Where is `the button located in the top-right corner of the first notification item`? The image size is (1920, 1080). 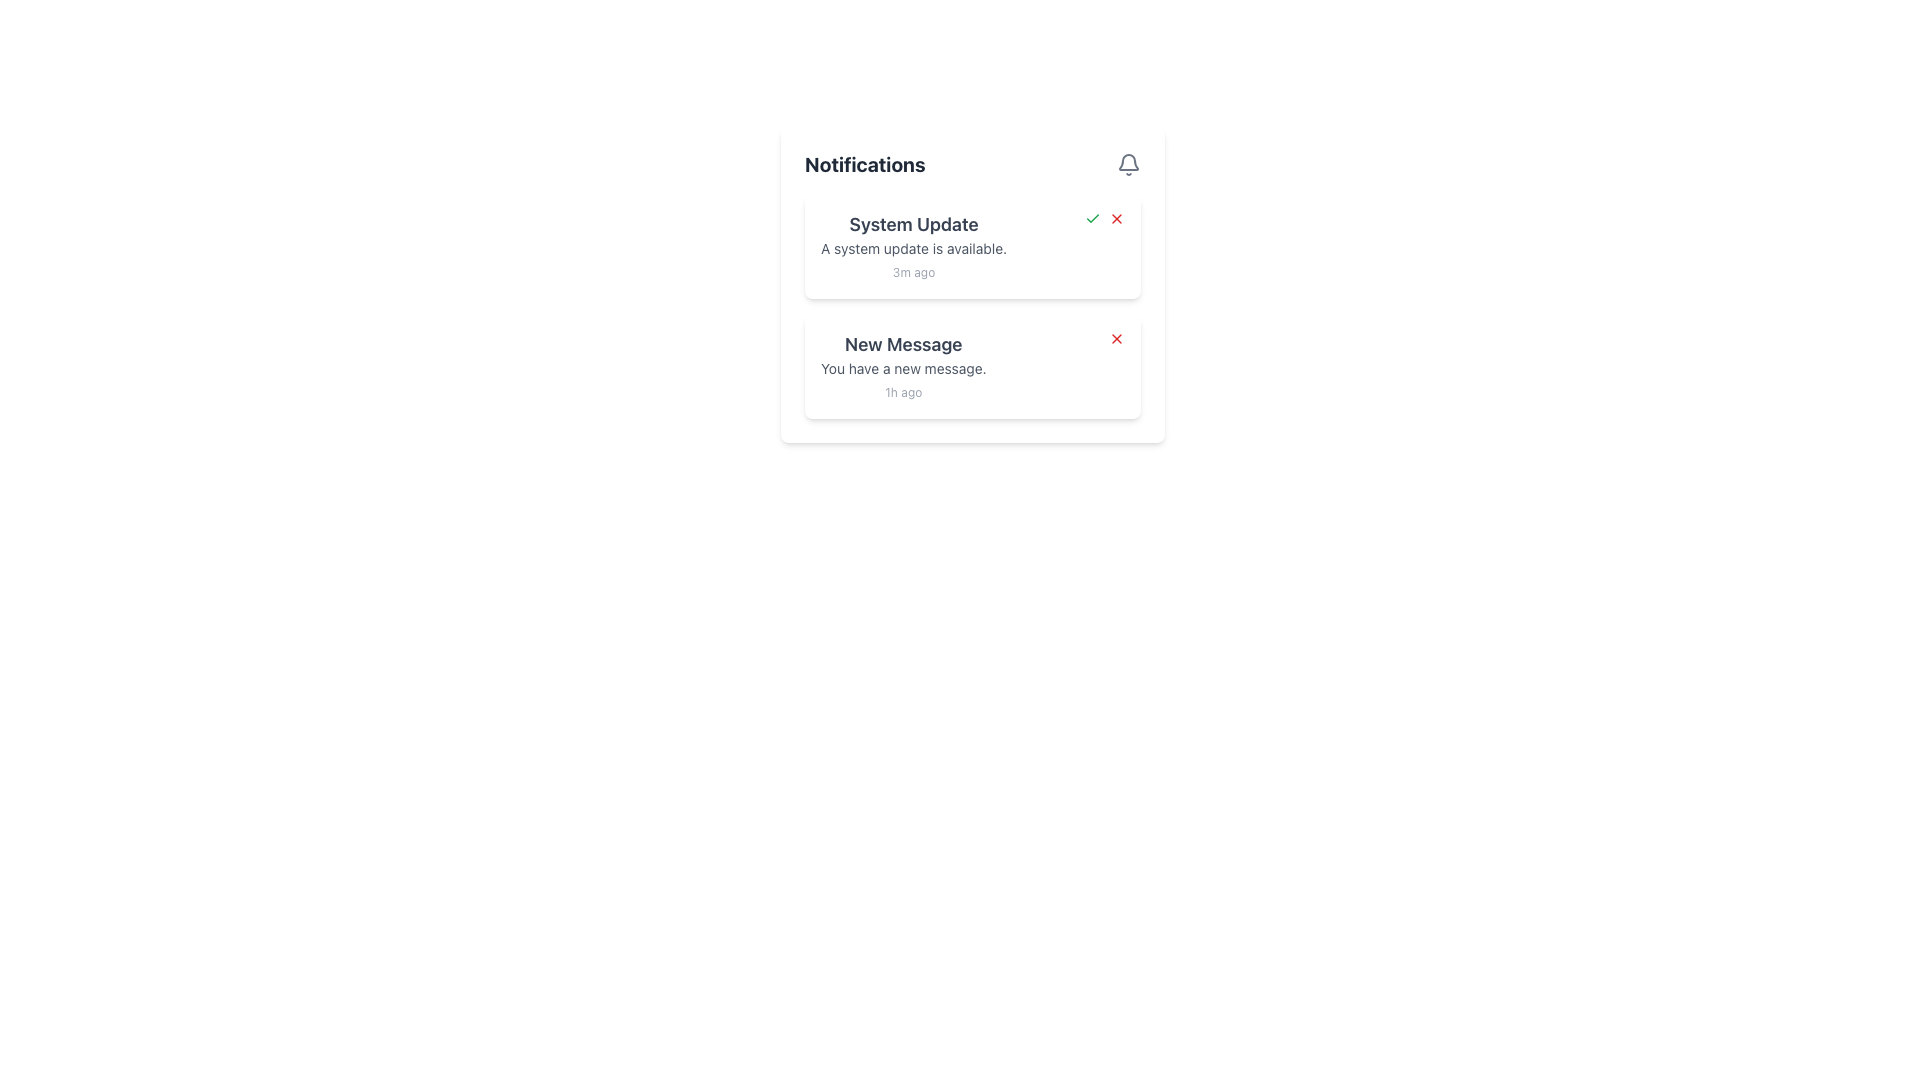
the button located in the top-right corner of the first notification item is located at coordinates (1116, 219).